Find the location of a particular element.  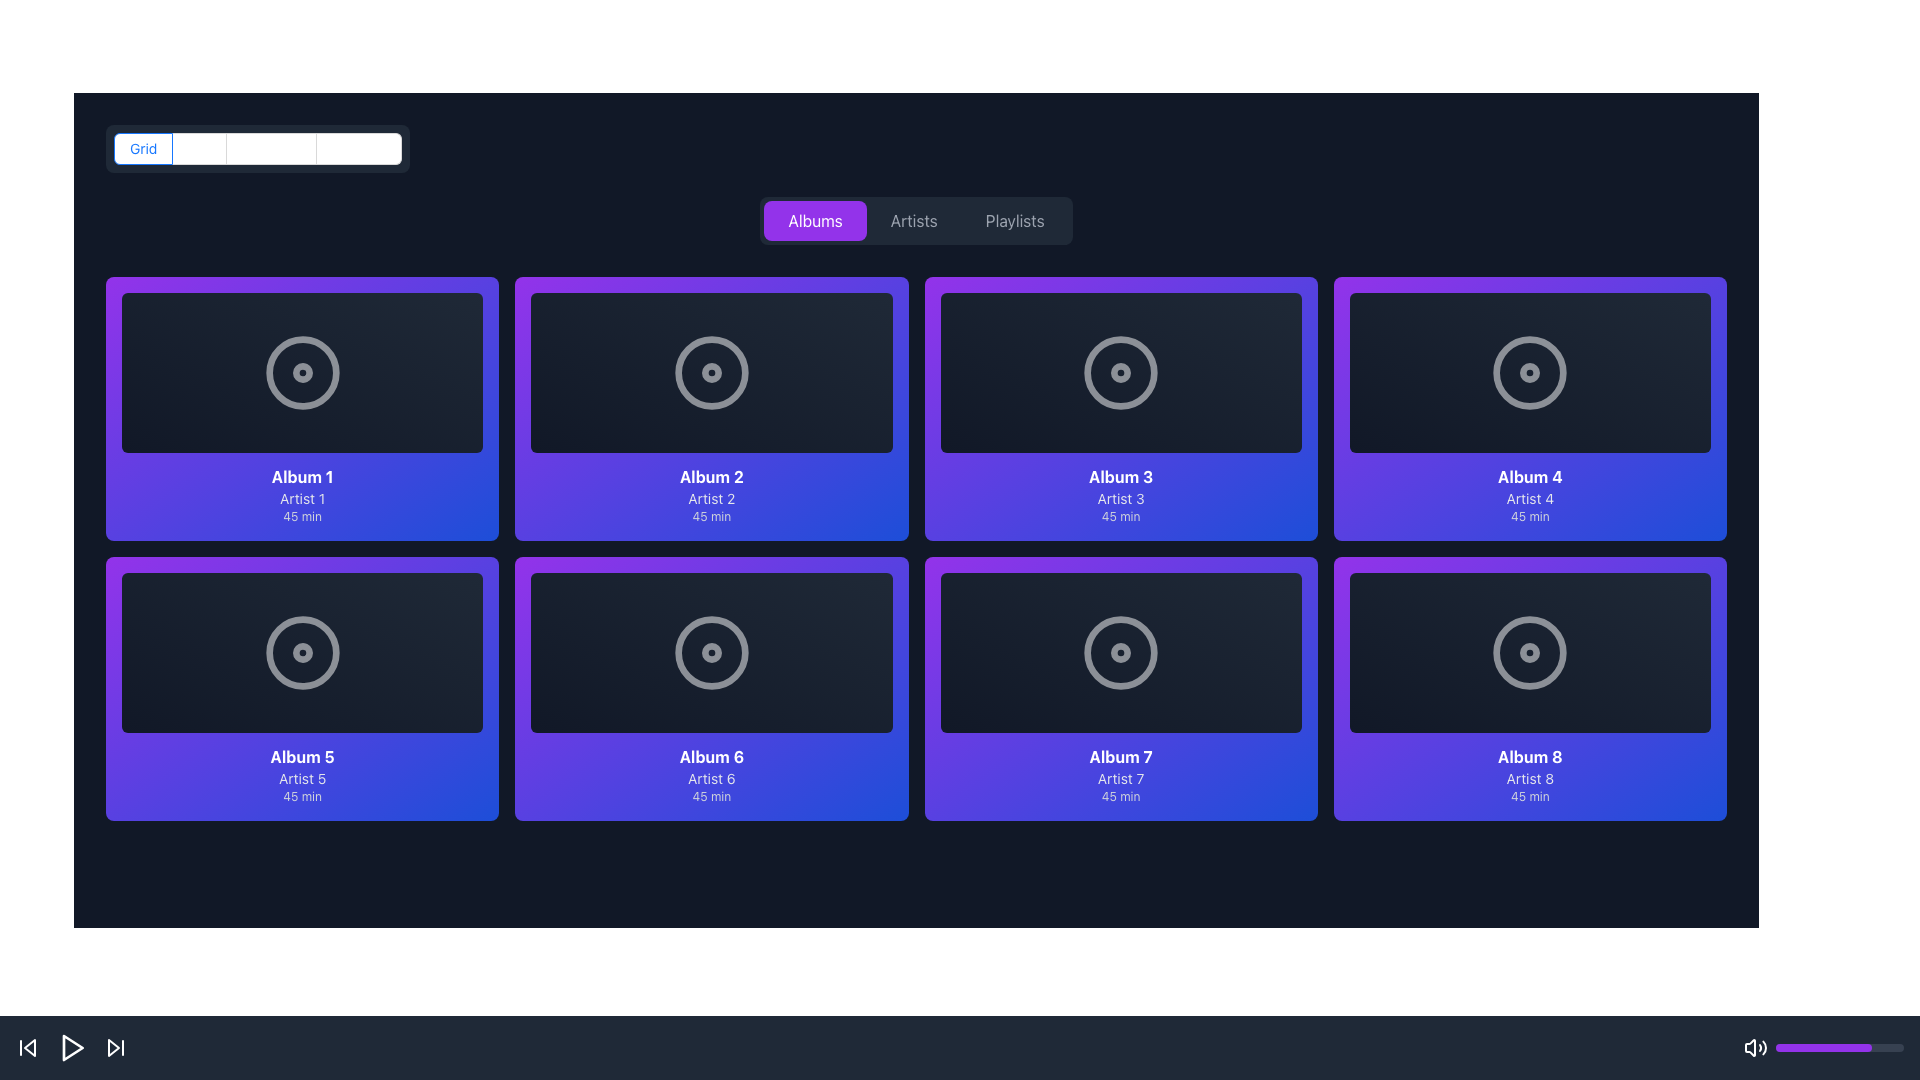

progress bar is located at coordinates (1778, 1047).